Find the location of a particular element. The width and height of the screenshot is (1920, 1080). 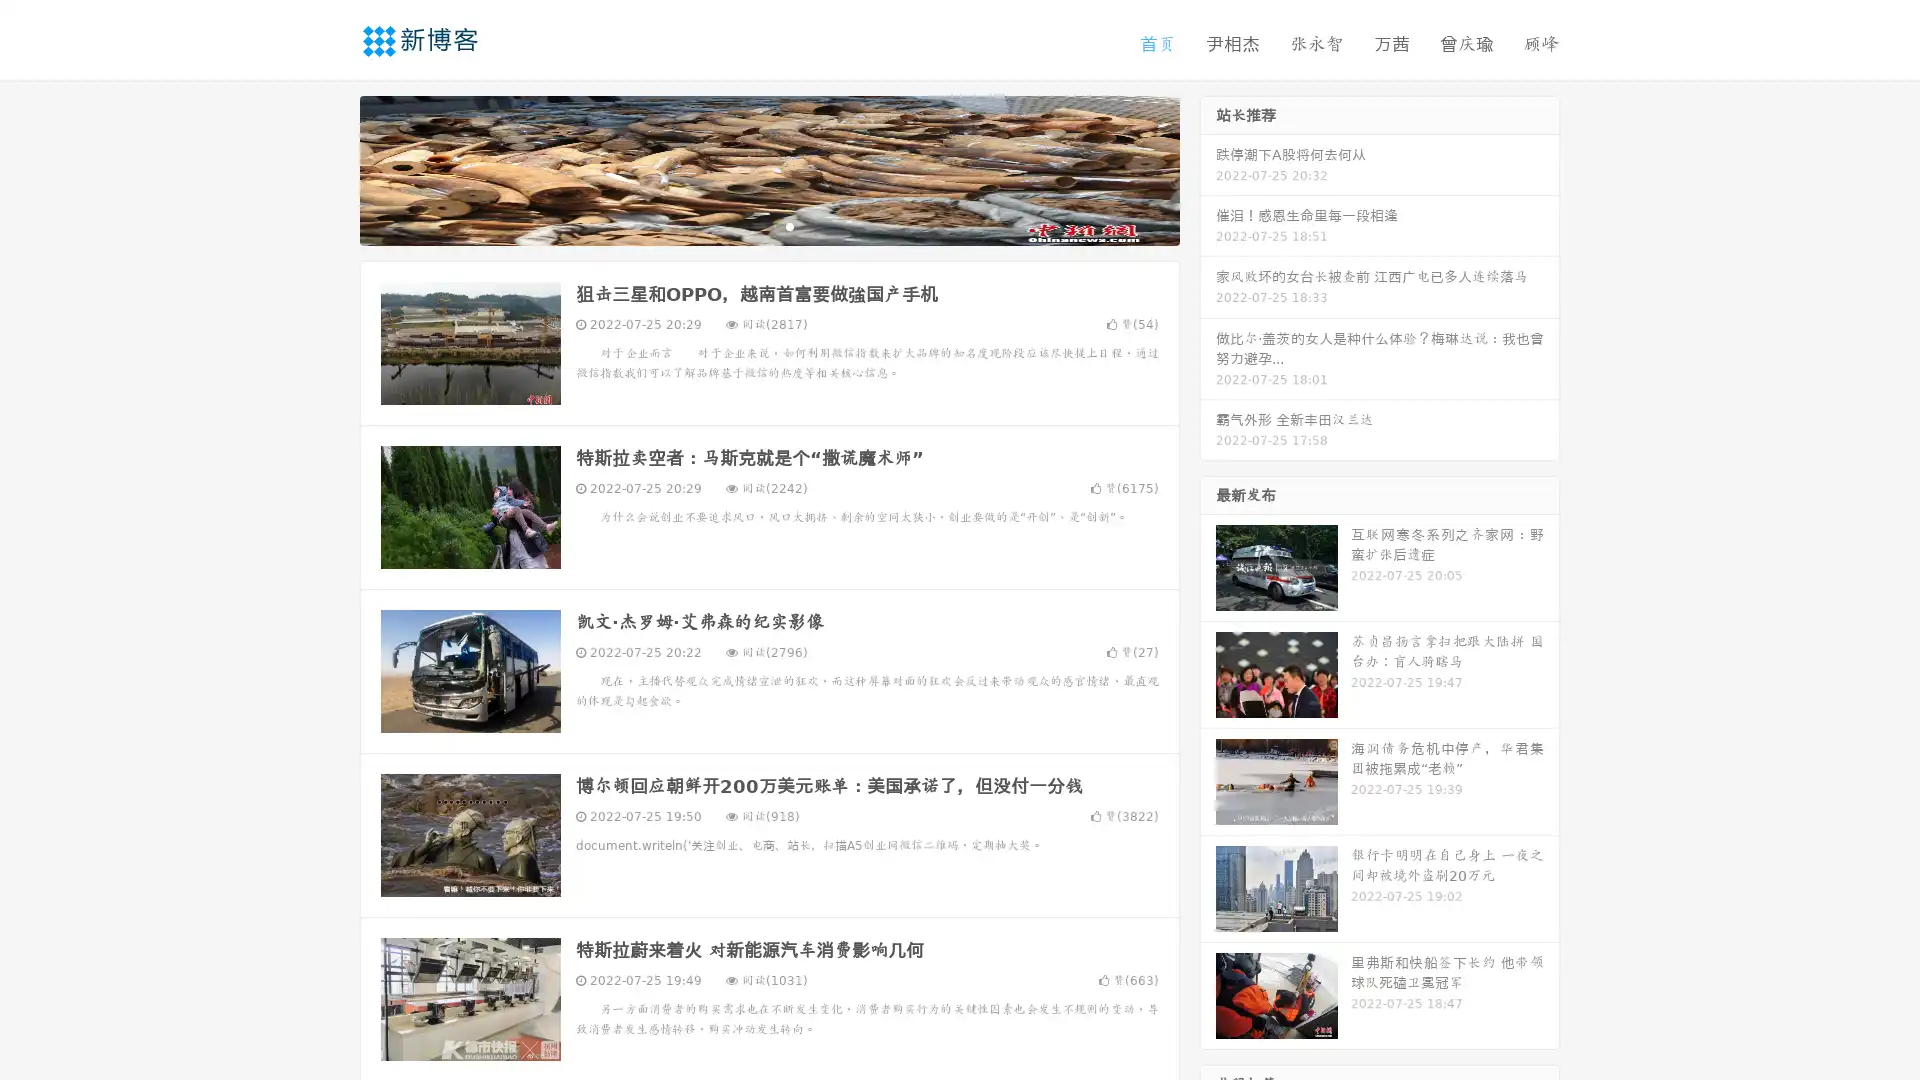

Previous slide is located at coordinates (330, 168).